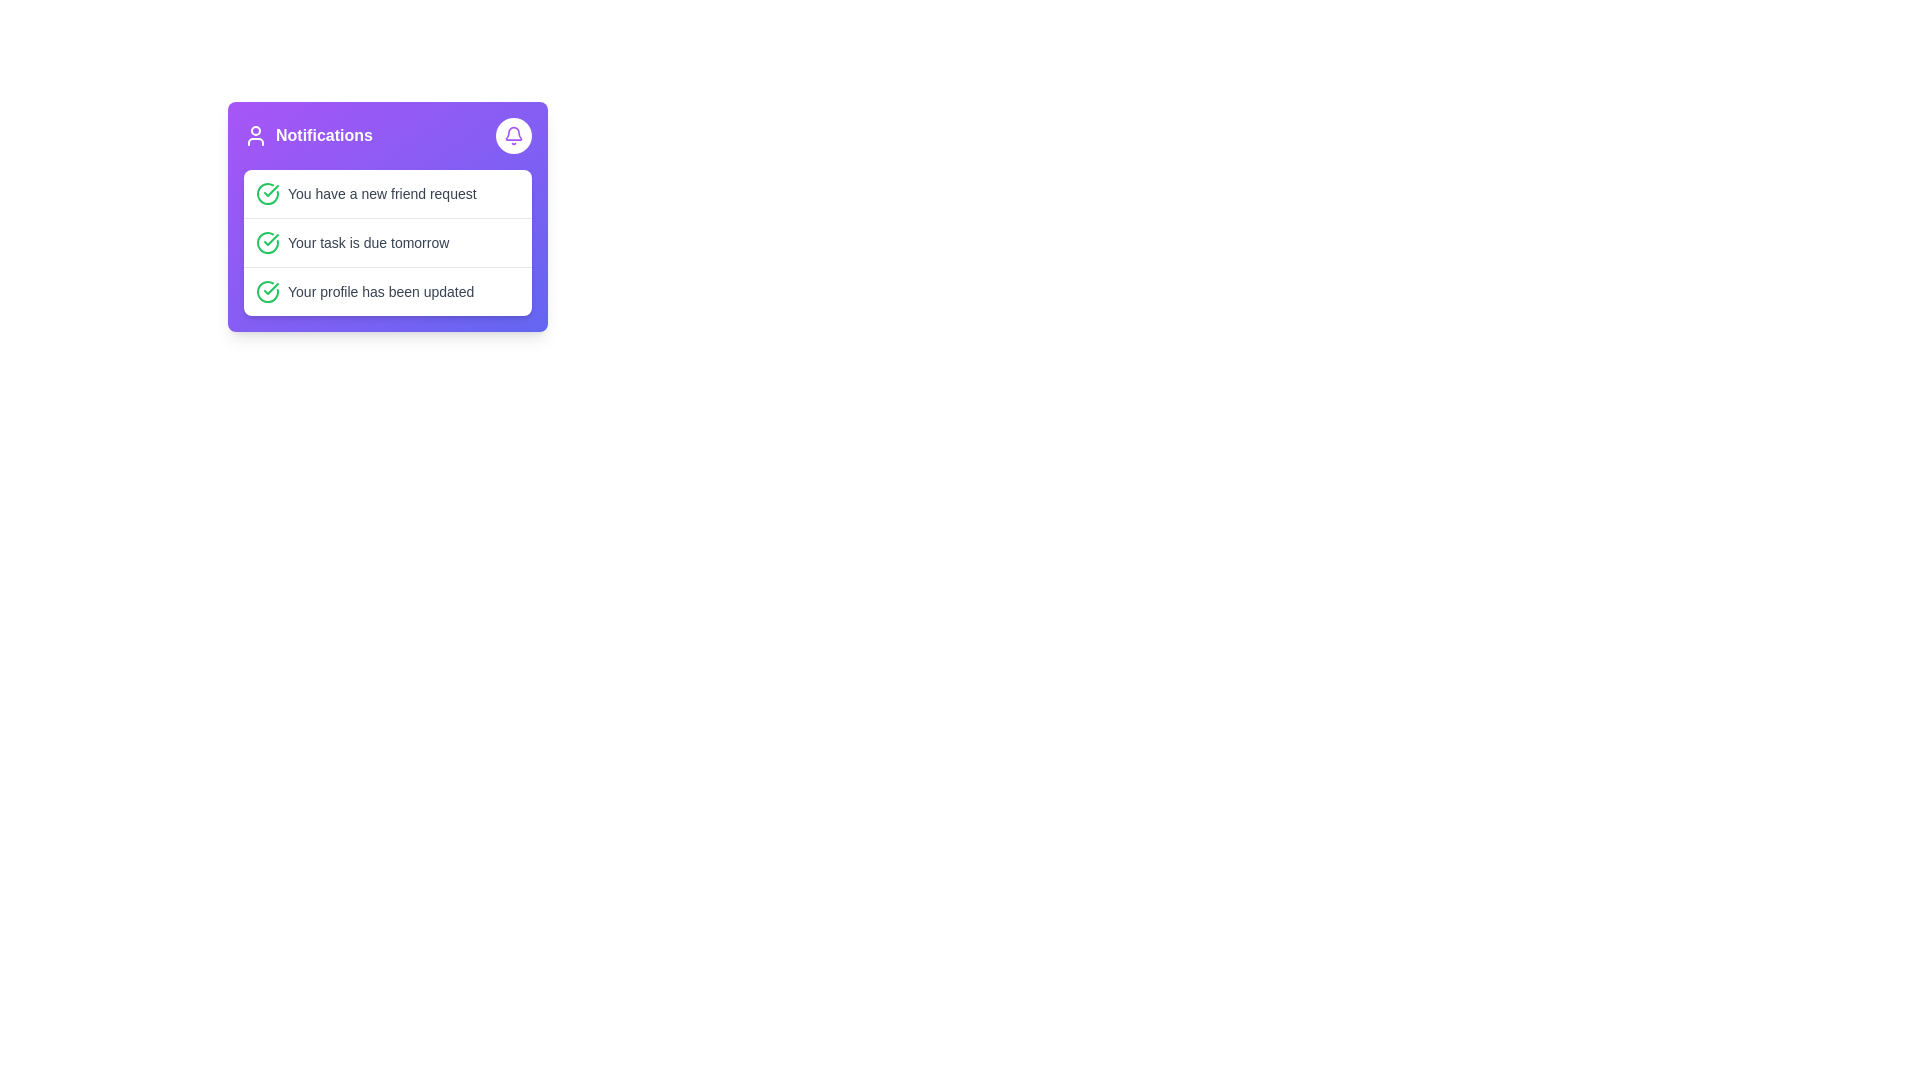  I want to click on the third notification item in the vertically stacked list, so click(388, 290).